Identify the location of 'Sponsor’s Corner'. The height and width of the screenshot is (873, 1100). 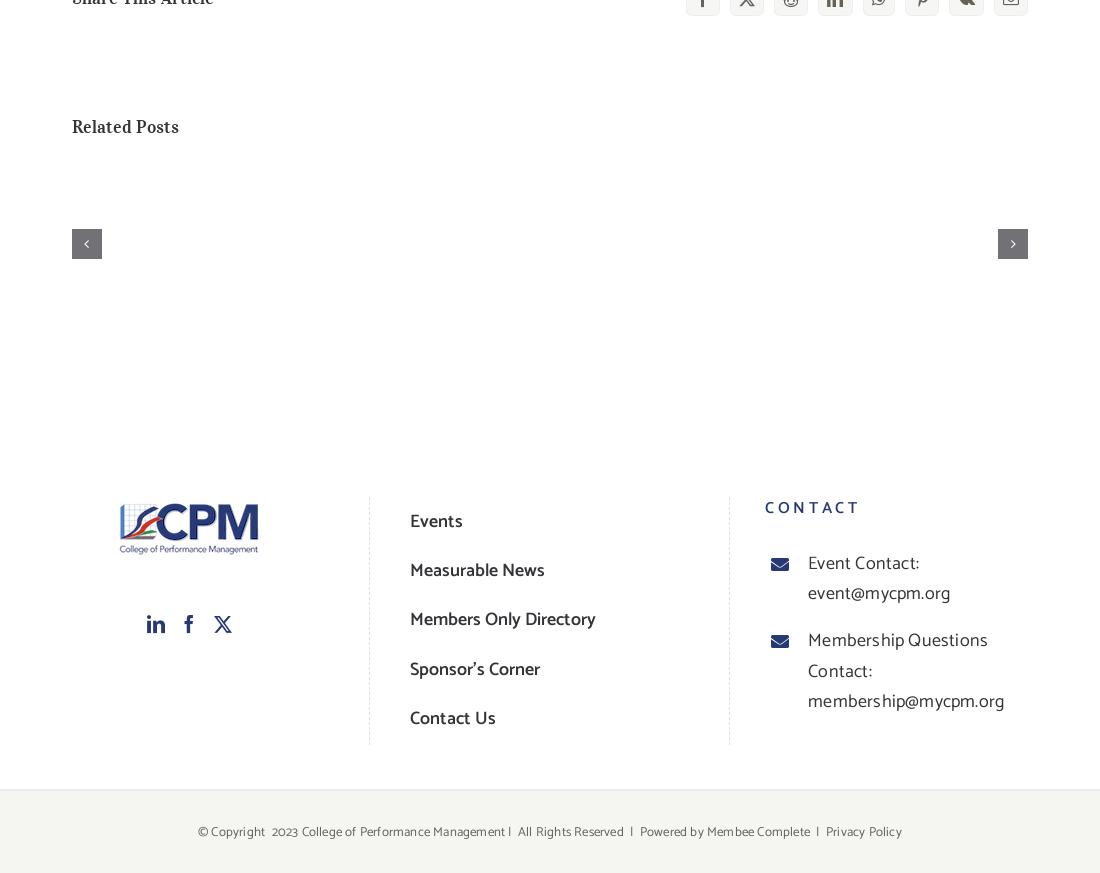
(473, 668).